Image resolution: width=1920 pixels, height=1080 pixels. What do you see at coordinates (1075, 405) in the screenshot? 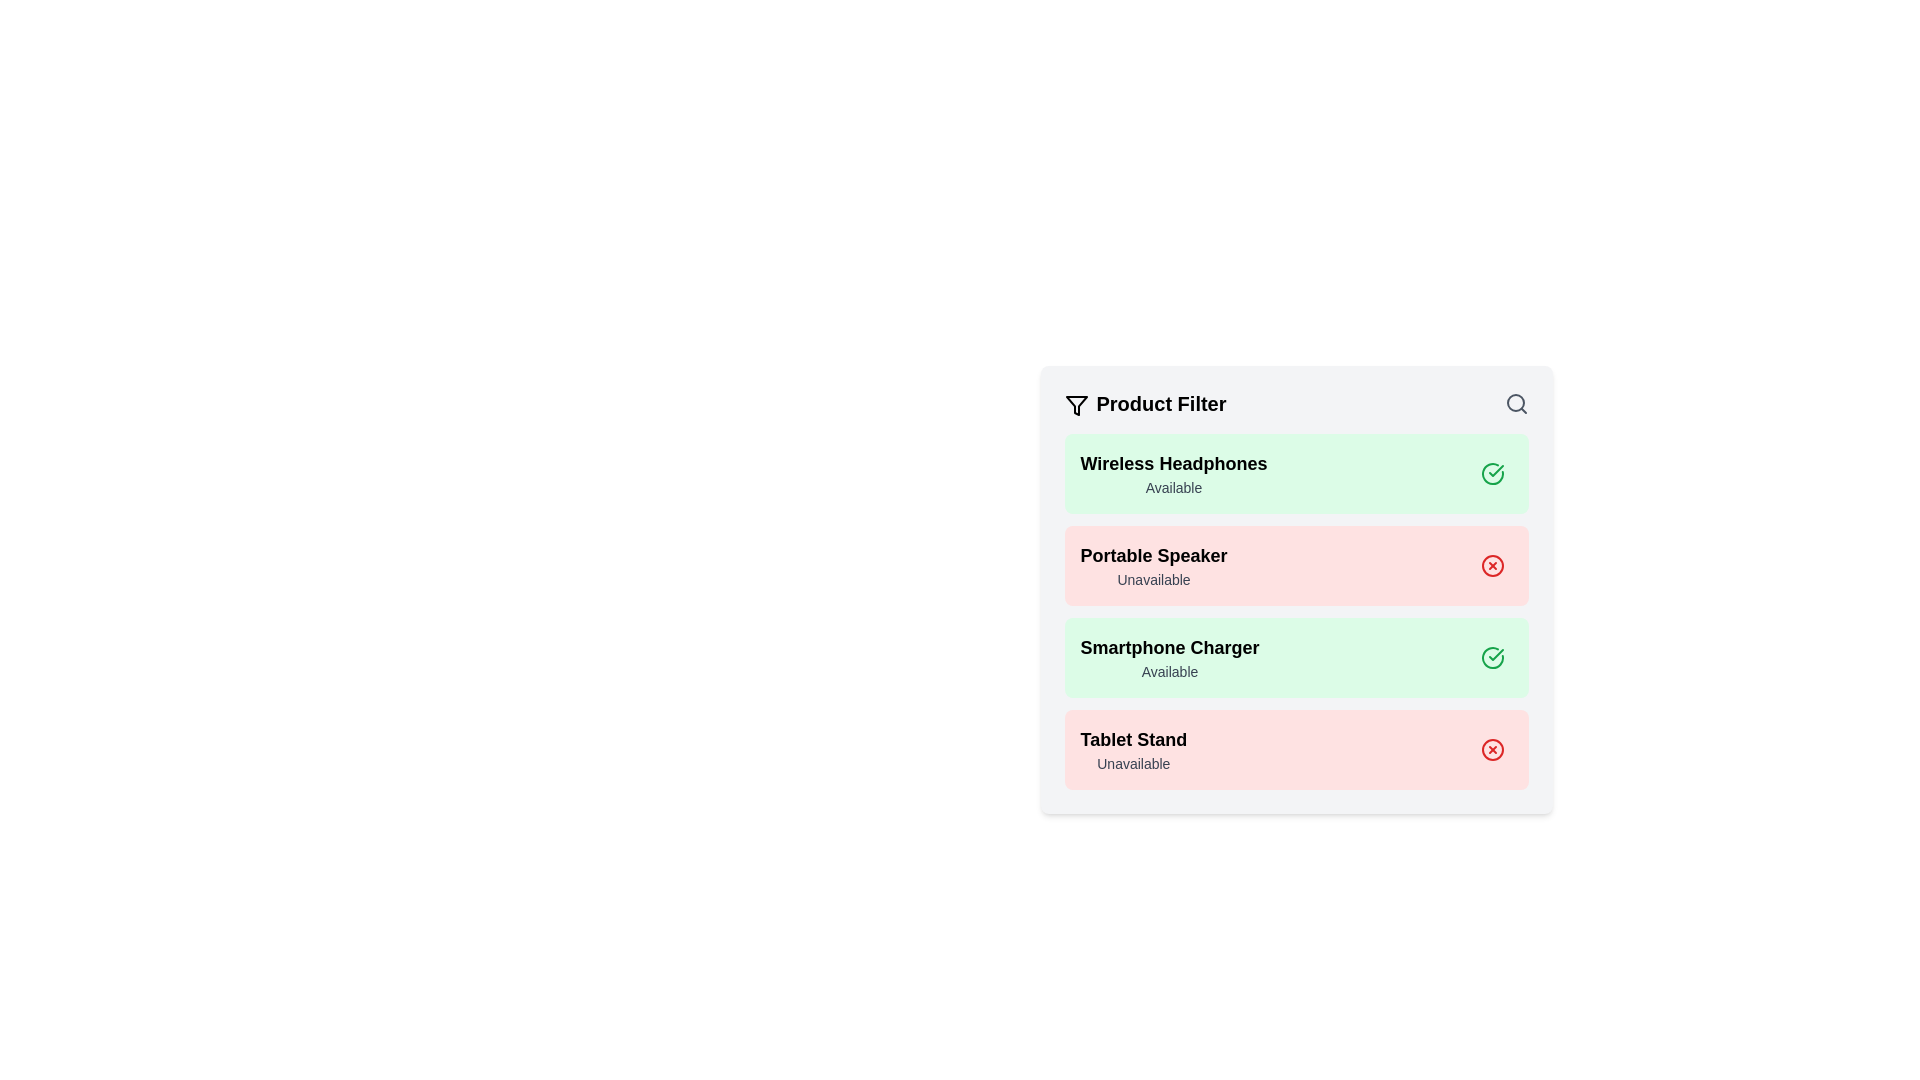
I see `the funnel-shaped icon located in the 'Product Filter' section header, positioned to the left of the title 'Product Filter'` at bounding box center [1075, 405].